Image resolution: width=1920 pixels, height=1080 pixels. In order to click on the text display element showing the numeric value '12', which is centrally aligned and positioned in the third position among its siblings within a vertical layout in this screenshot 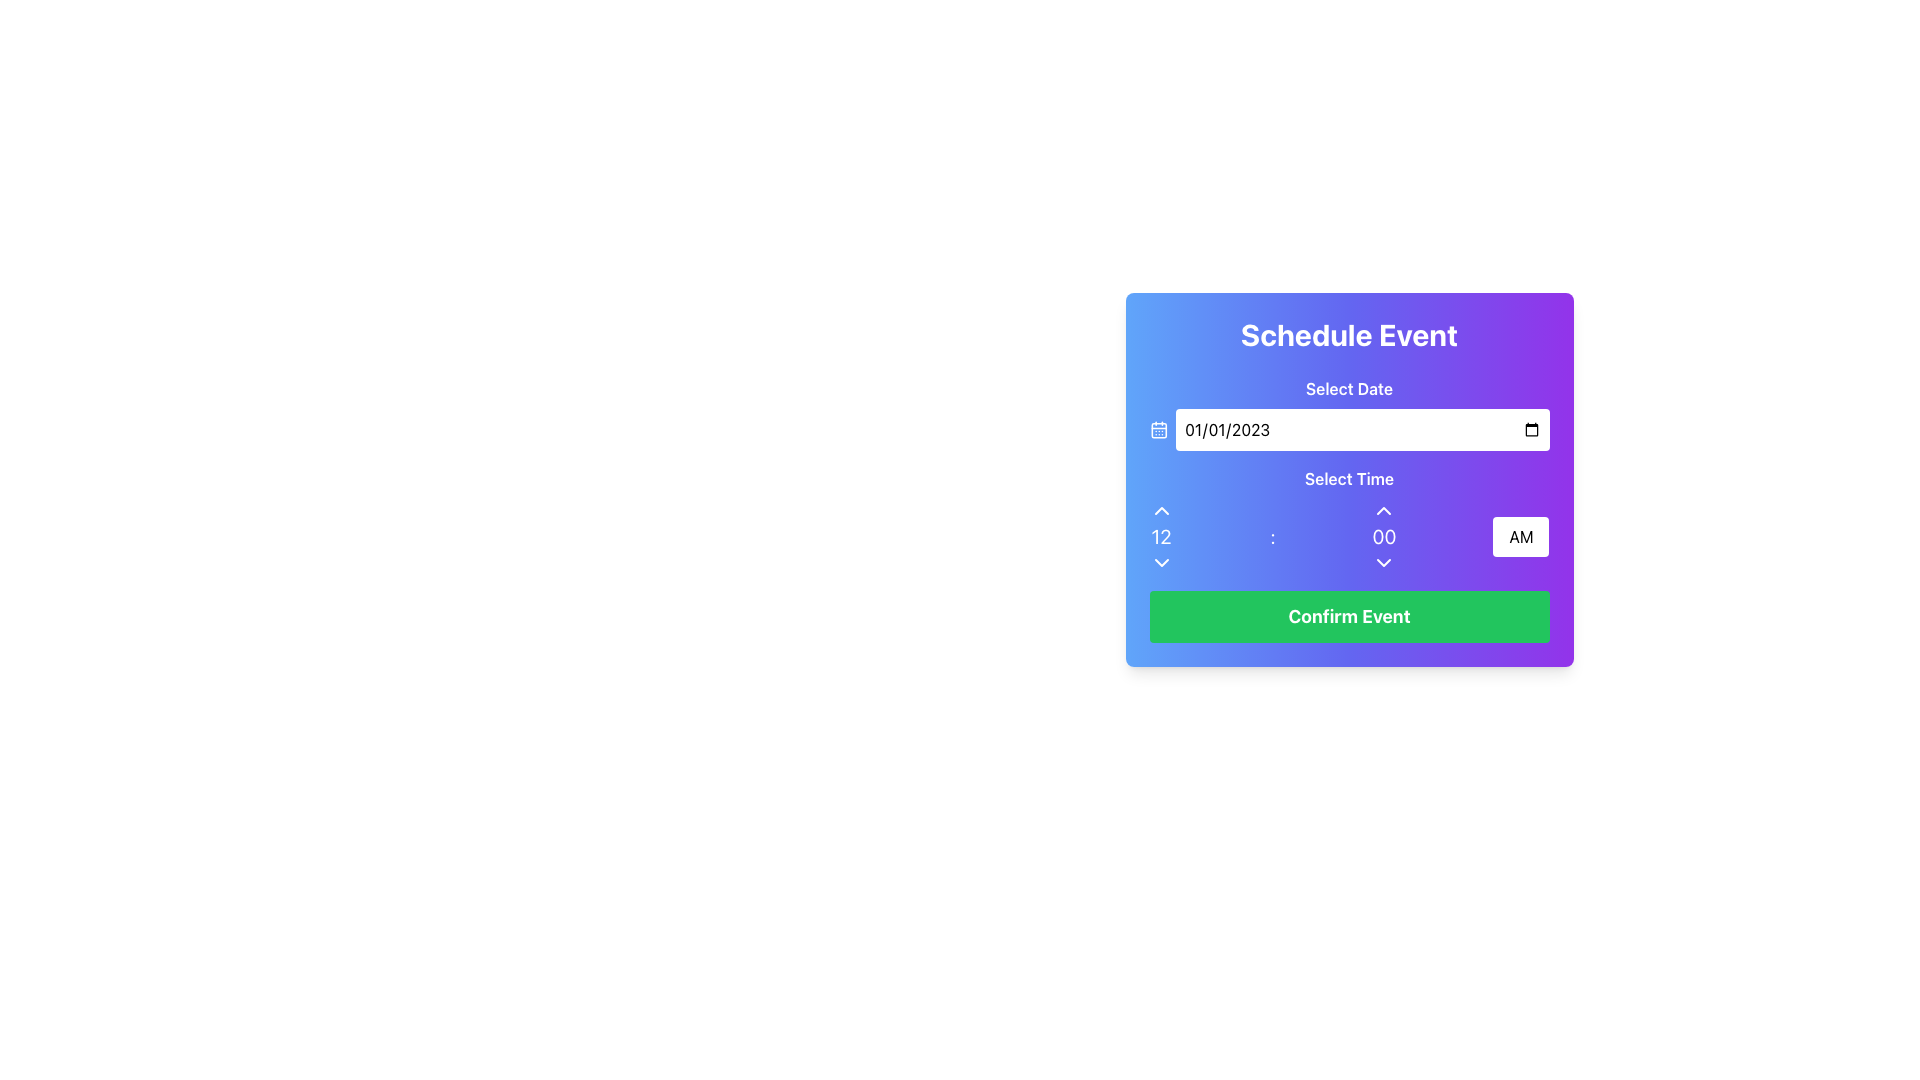, I will do `click(1161, 535)`.